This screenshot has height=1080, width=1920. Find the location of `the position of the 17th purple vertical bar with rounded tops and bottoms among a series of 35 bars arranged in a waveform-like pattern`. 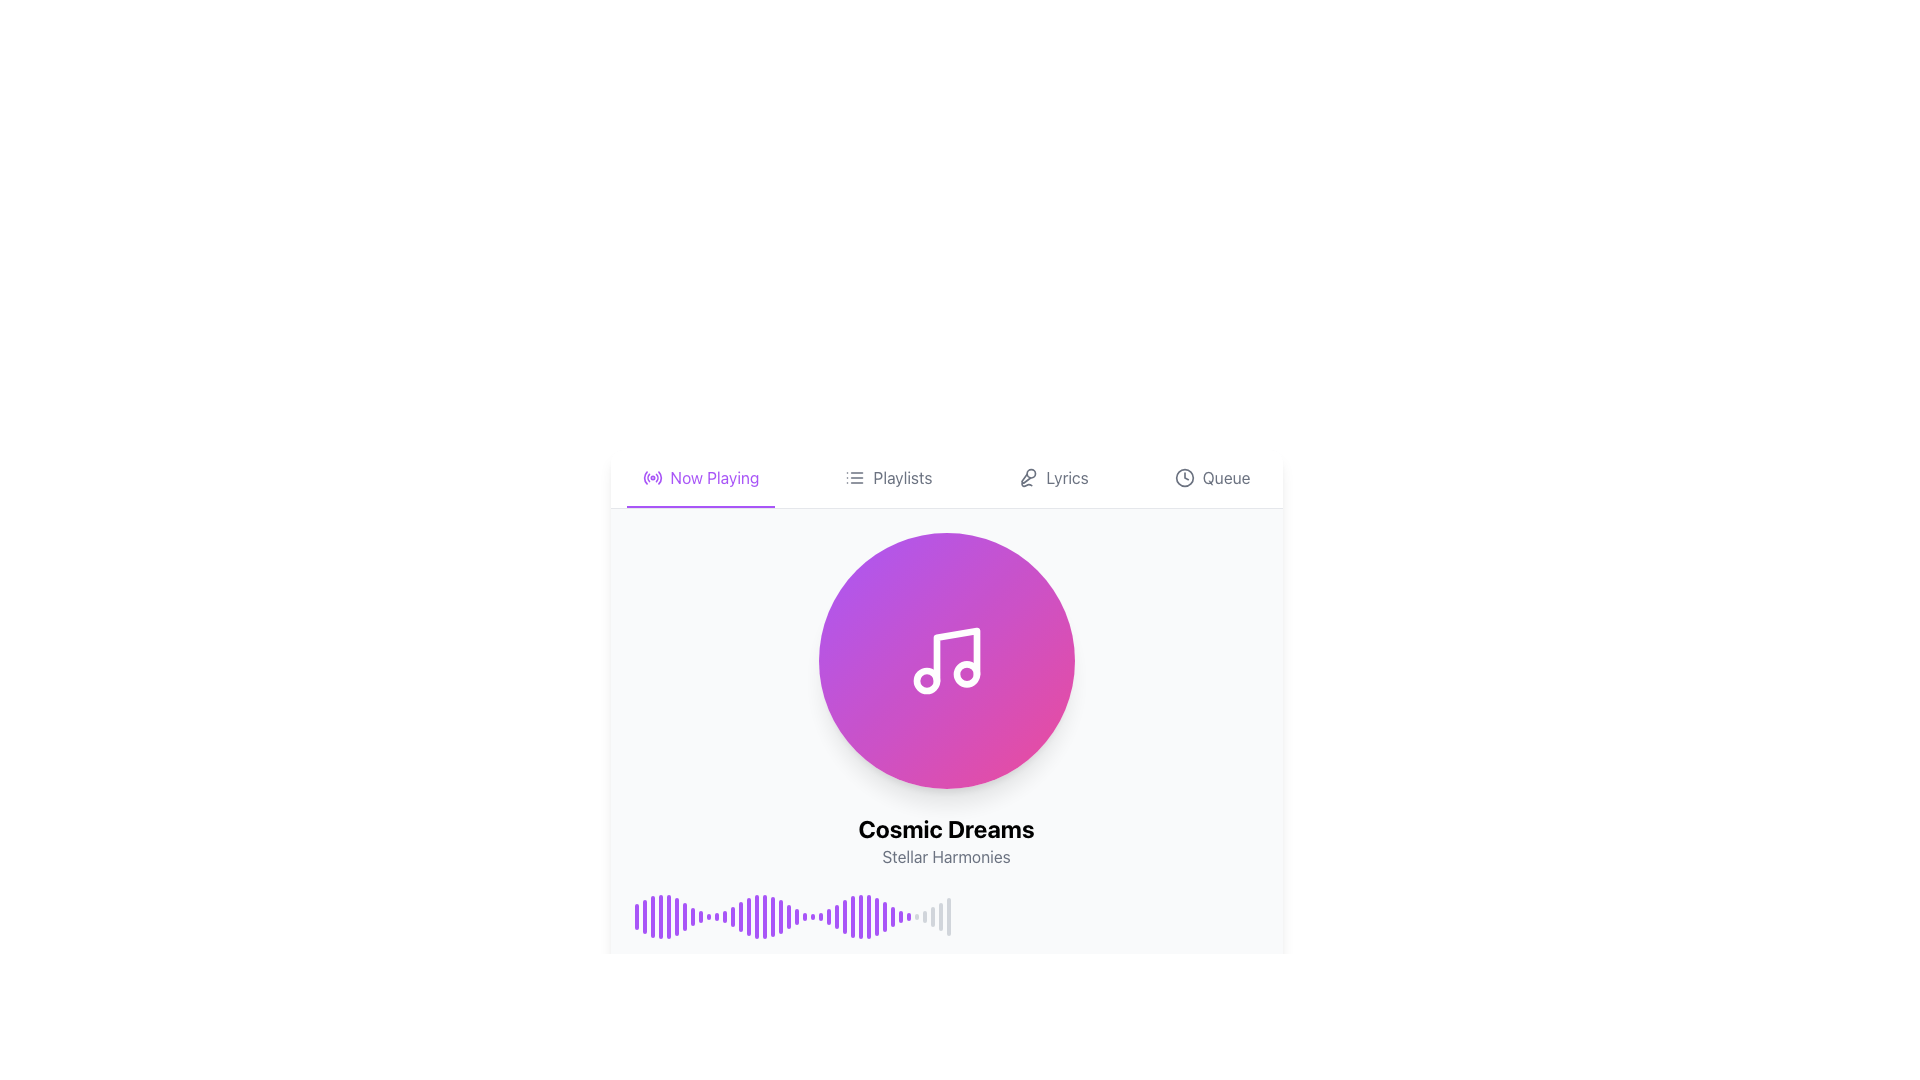

the position of the 17th purple vertical bar with rounded tops and bottoms among a series of 35 bars arranged in a waveform-like pattern is located at coordinates (763, 917).